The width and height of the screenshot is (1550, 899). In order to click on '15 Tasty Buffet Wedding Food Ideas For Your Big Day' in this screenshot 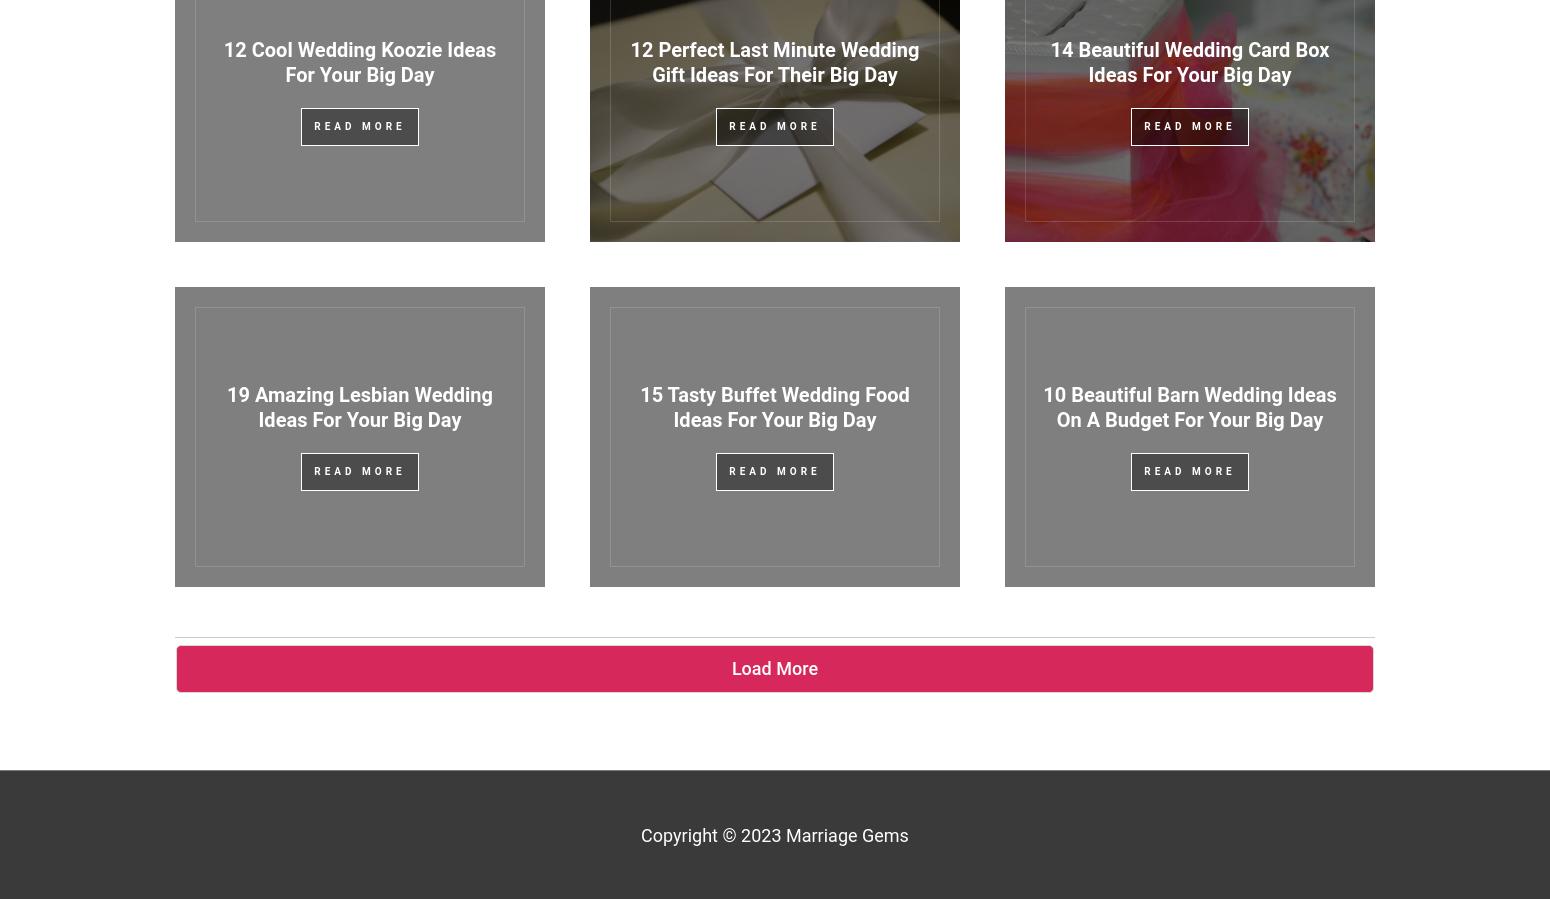, I will do `click(774, 406)`.